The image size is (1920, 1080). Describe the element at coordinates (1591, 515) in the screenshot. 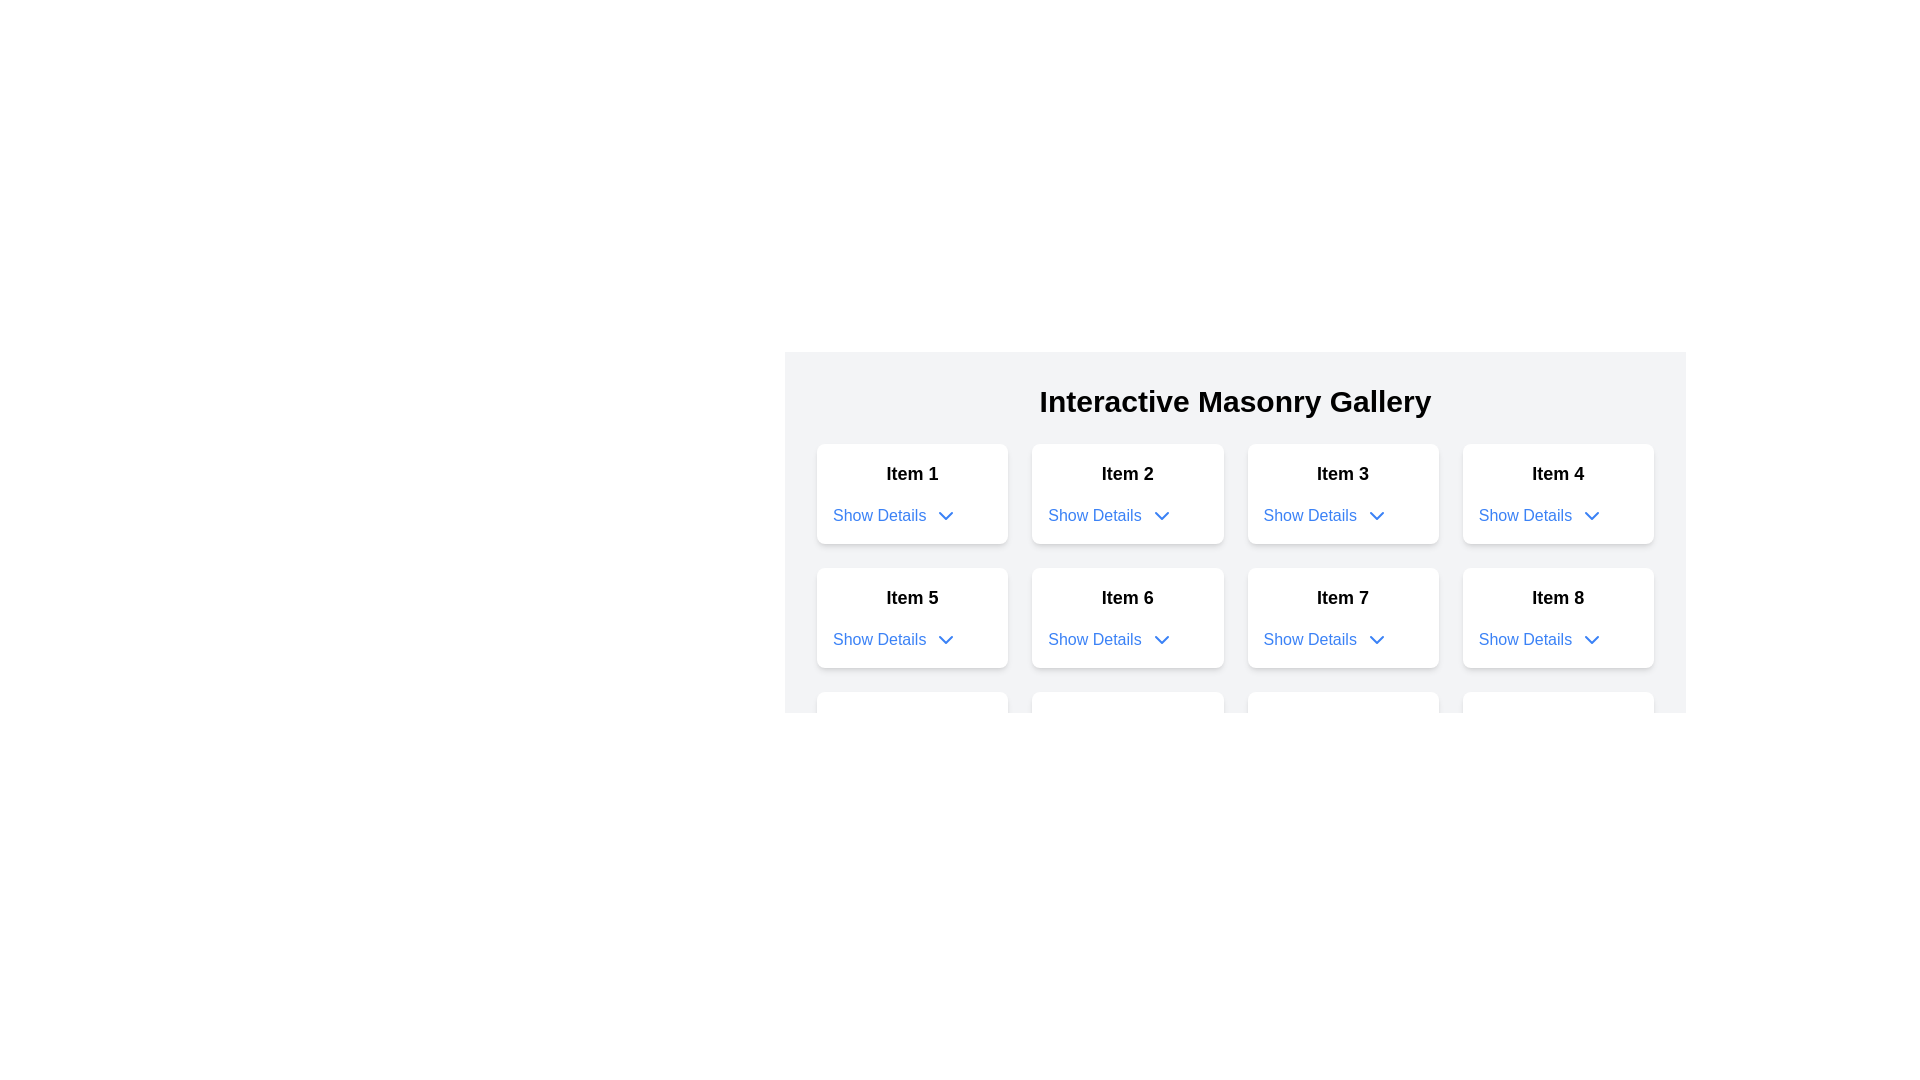

I see `the downward-pointing chevron icon located to the right of the 'Show Details' text in the 'Item 4' section of the 'Interactive Masonry Gallery'` at that location.